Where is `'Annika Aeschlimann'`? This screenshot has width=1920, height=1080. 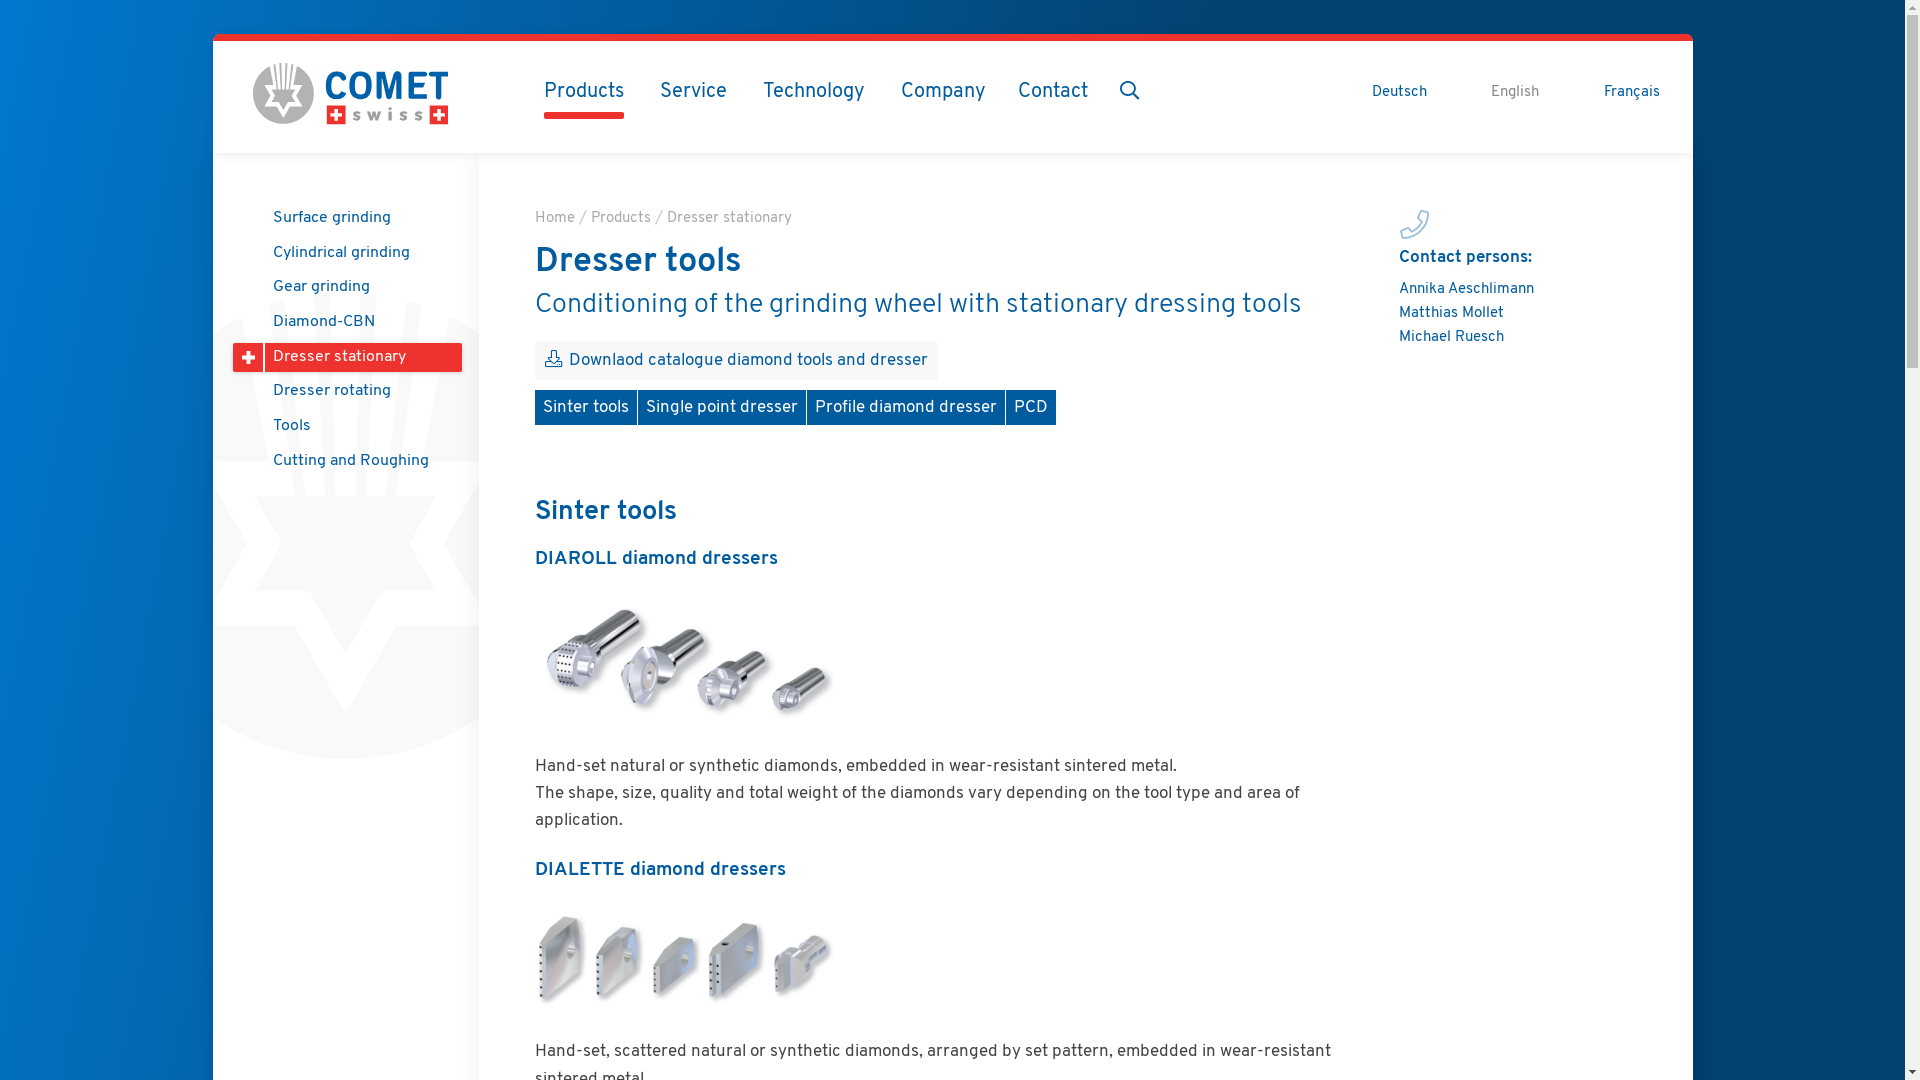
'Annika Aeschlimann' is located at coordinates (1466, 289).